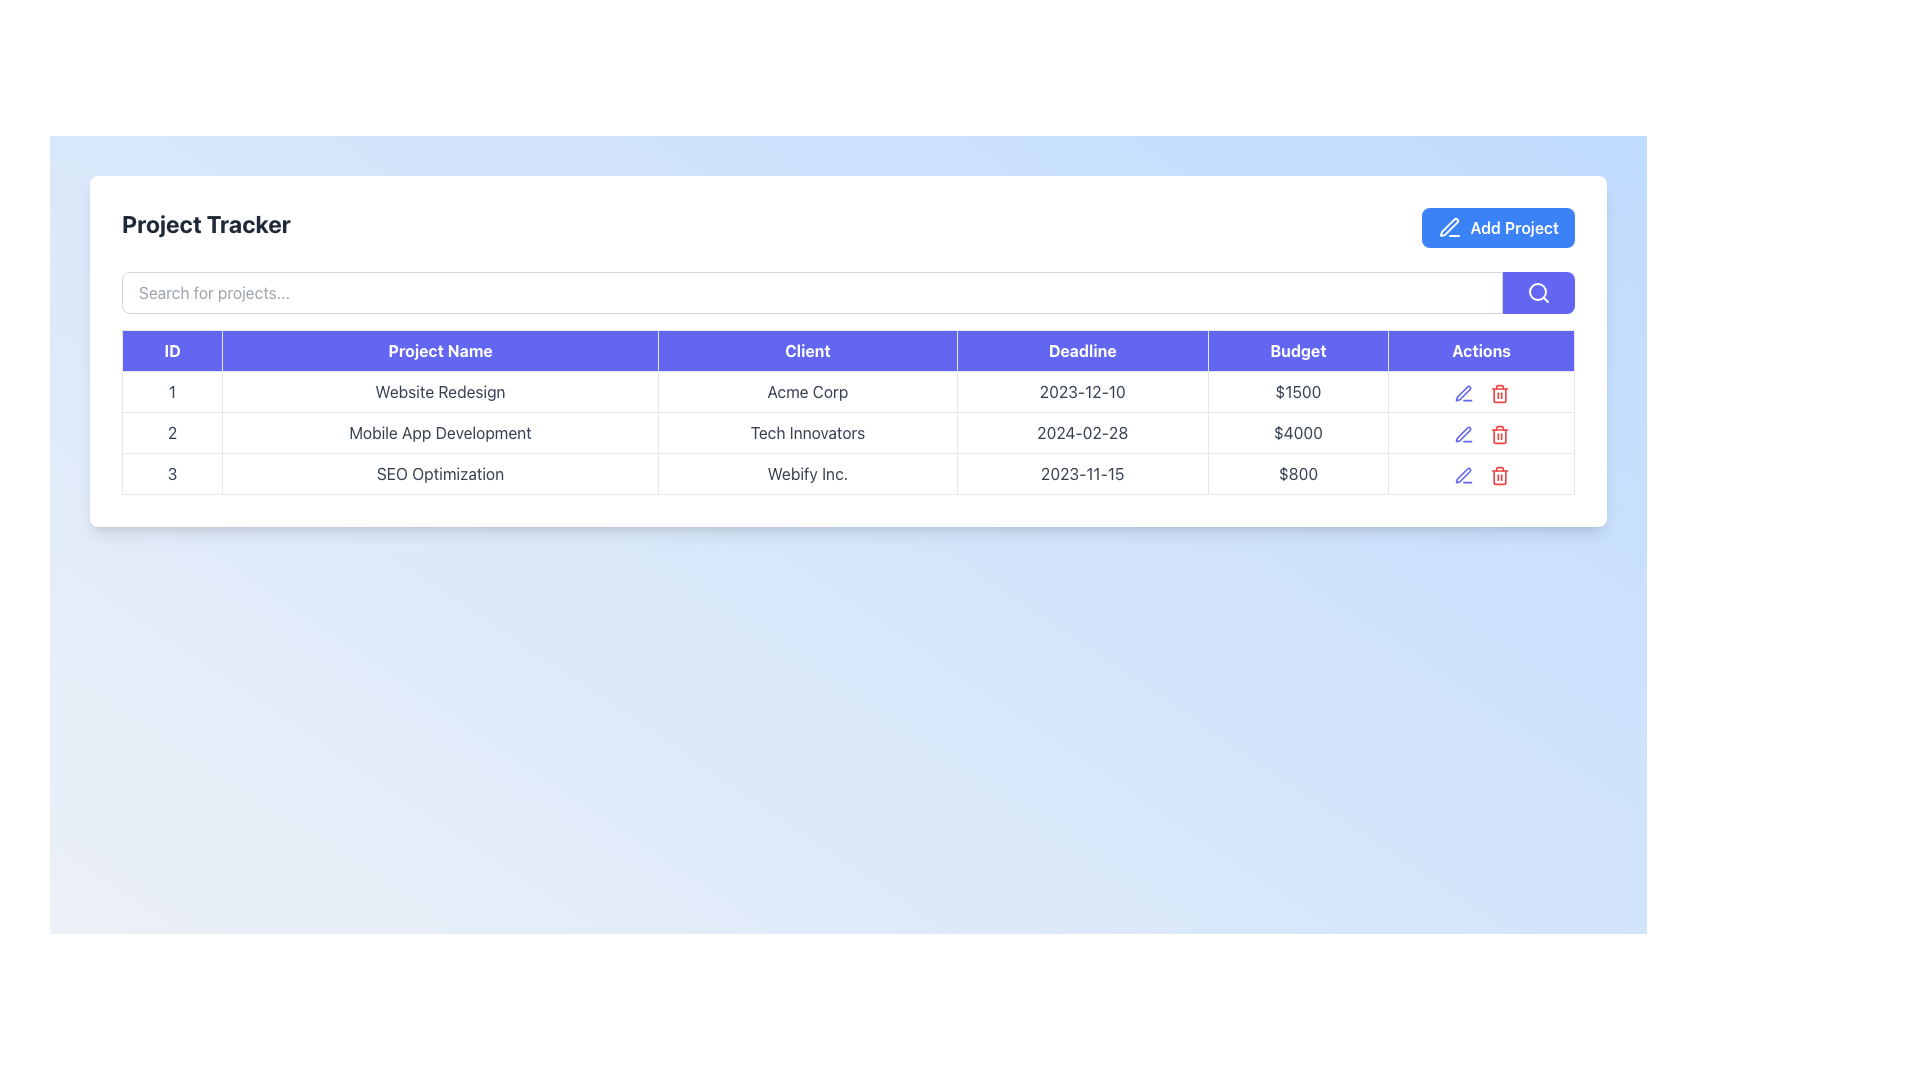 Image resolution: width=1920 pixels, height=1080 pixels. I want to click on the red trash icon button in the Actions column of the table row for 'SEO Optimization', so click(1499, 474).